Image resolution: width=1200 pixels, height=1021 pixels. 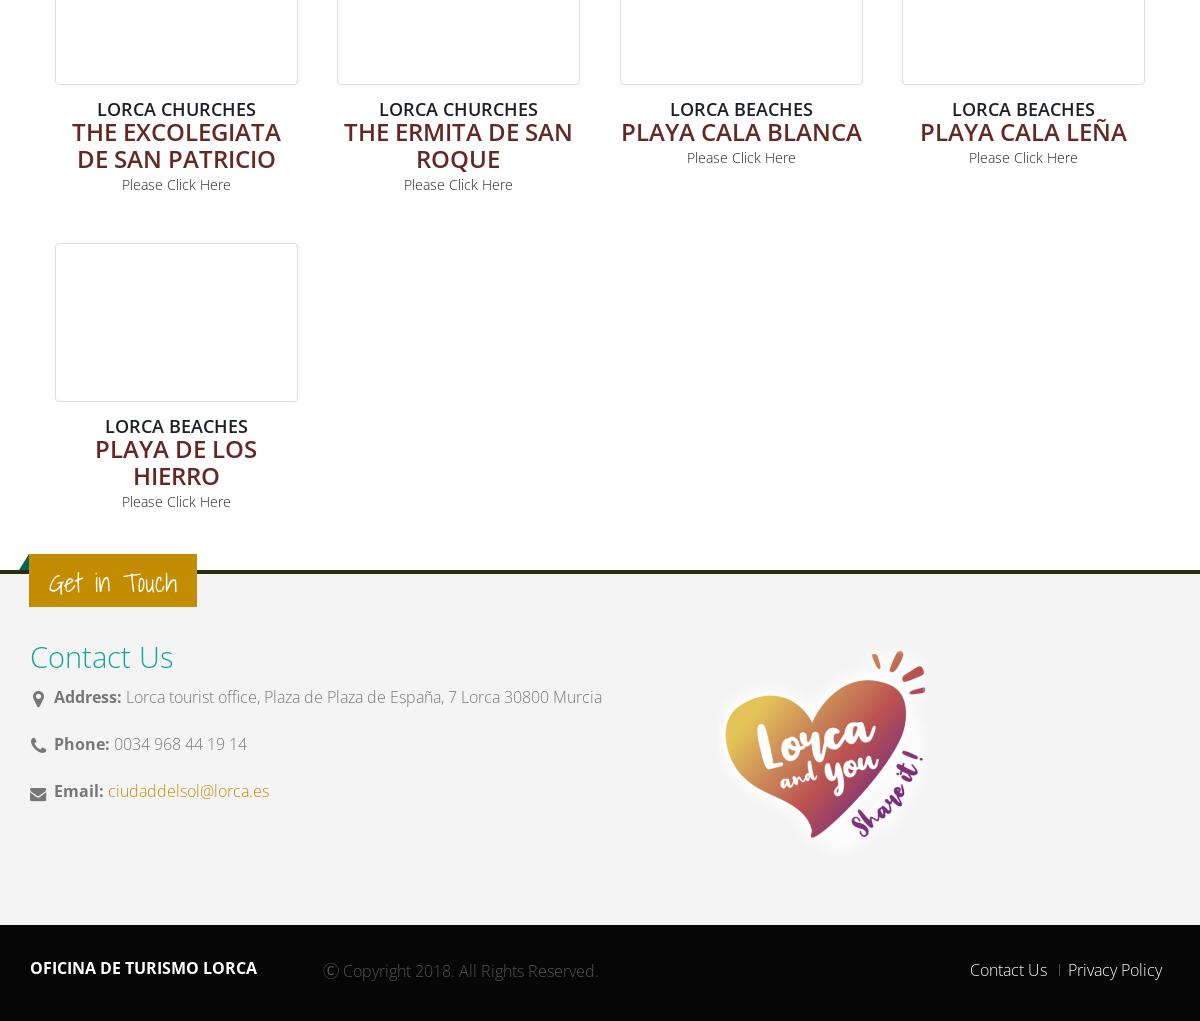 What do you see at coordinates (87, 696) in the screenshot?
I see `'Address:'` at bounding box center [87, 696].